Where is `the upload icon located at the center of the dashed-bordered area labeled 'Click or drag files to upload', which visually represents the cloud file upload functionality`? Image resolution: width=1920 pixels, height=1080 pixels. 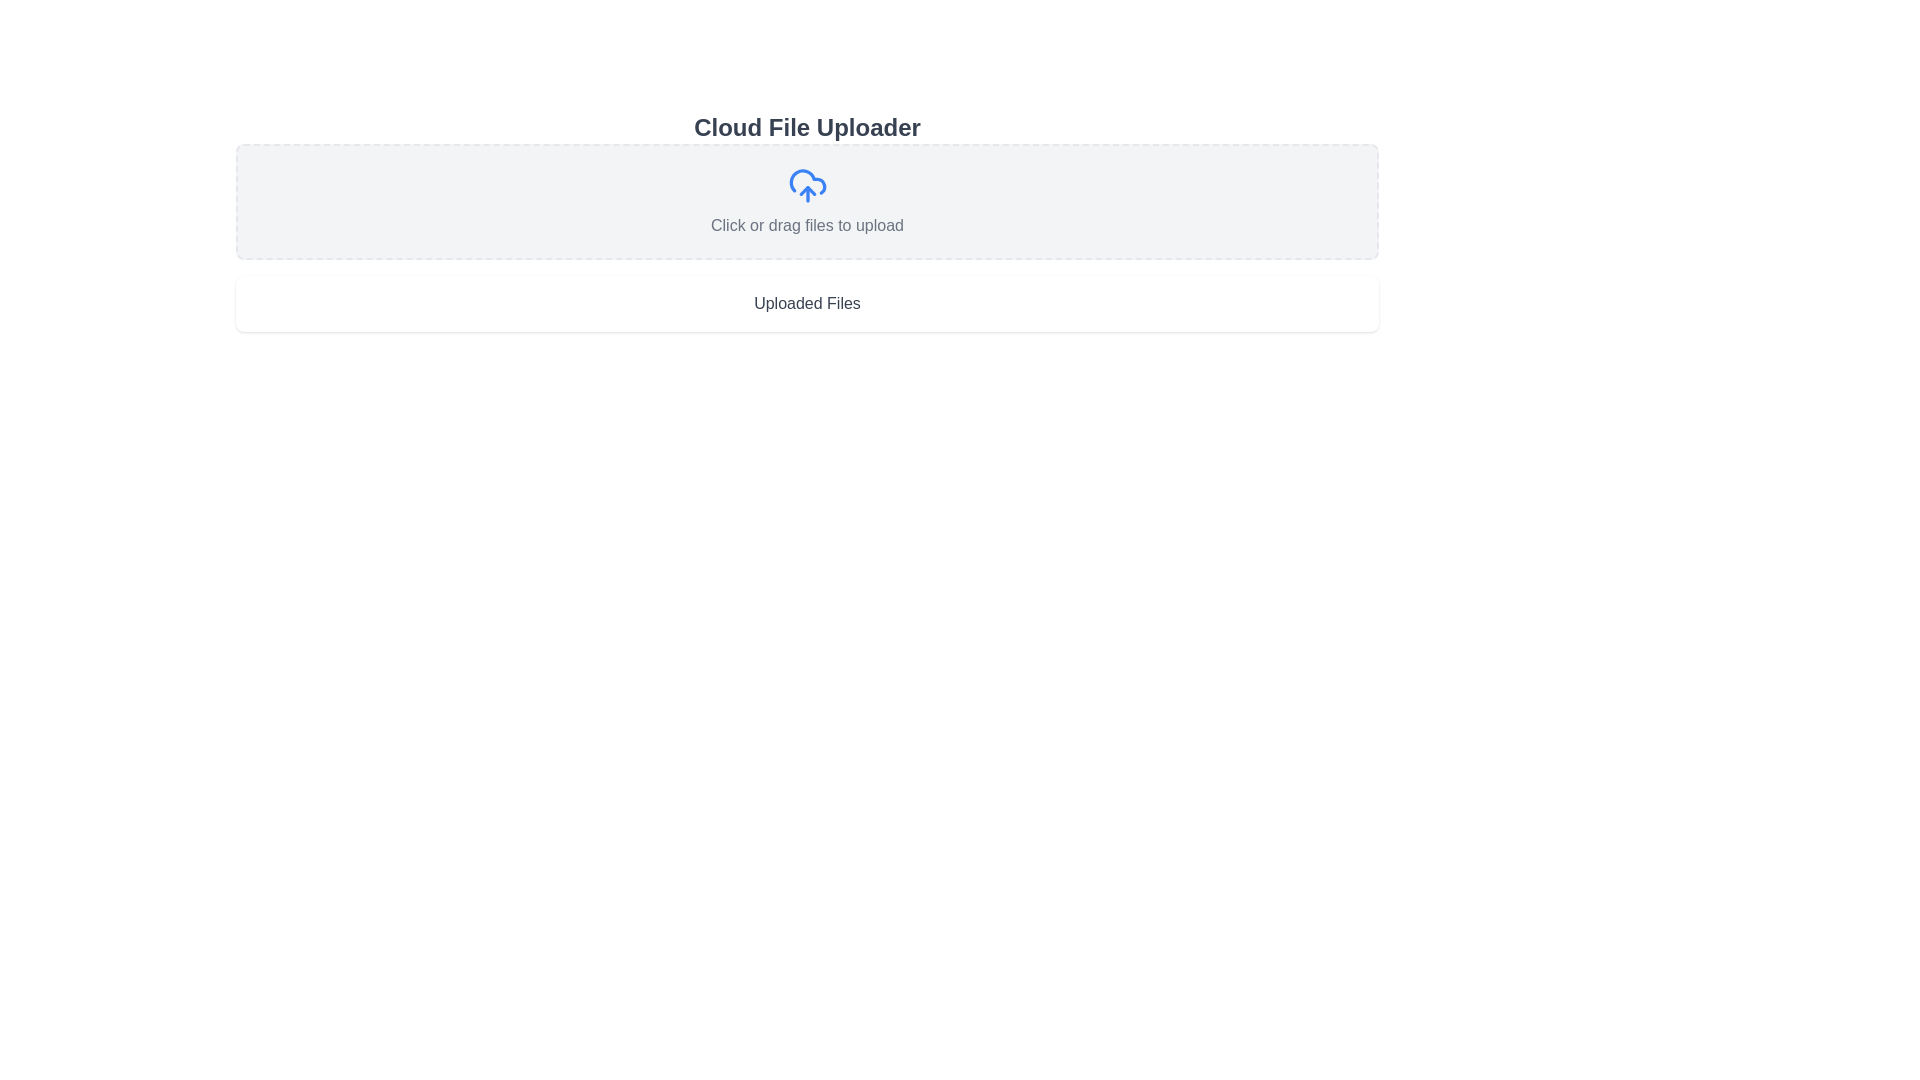 the upload icon located at the center of the dashed-bordered area labeled 'Click or drag files to upload', which visually represents the cloud file upload functionality is located at coordinates (807, 185).